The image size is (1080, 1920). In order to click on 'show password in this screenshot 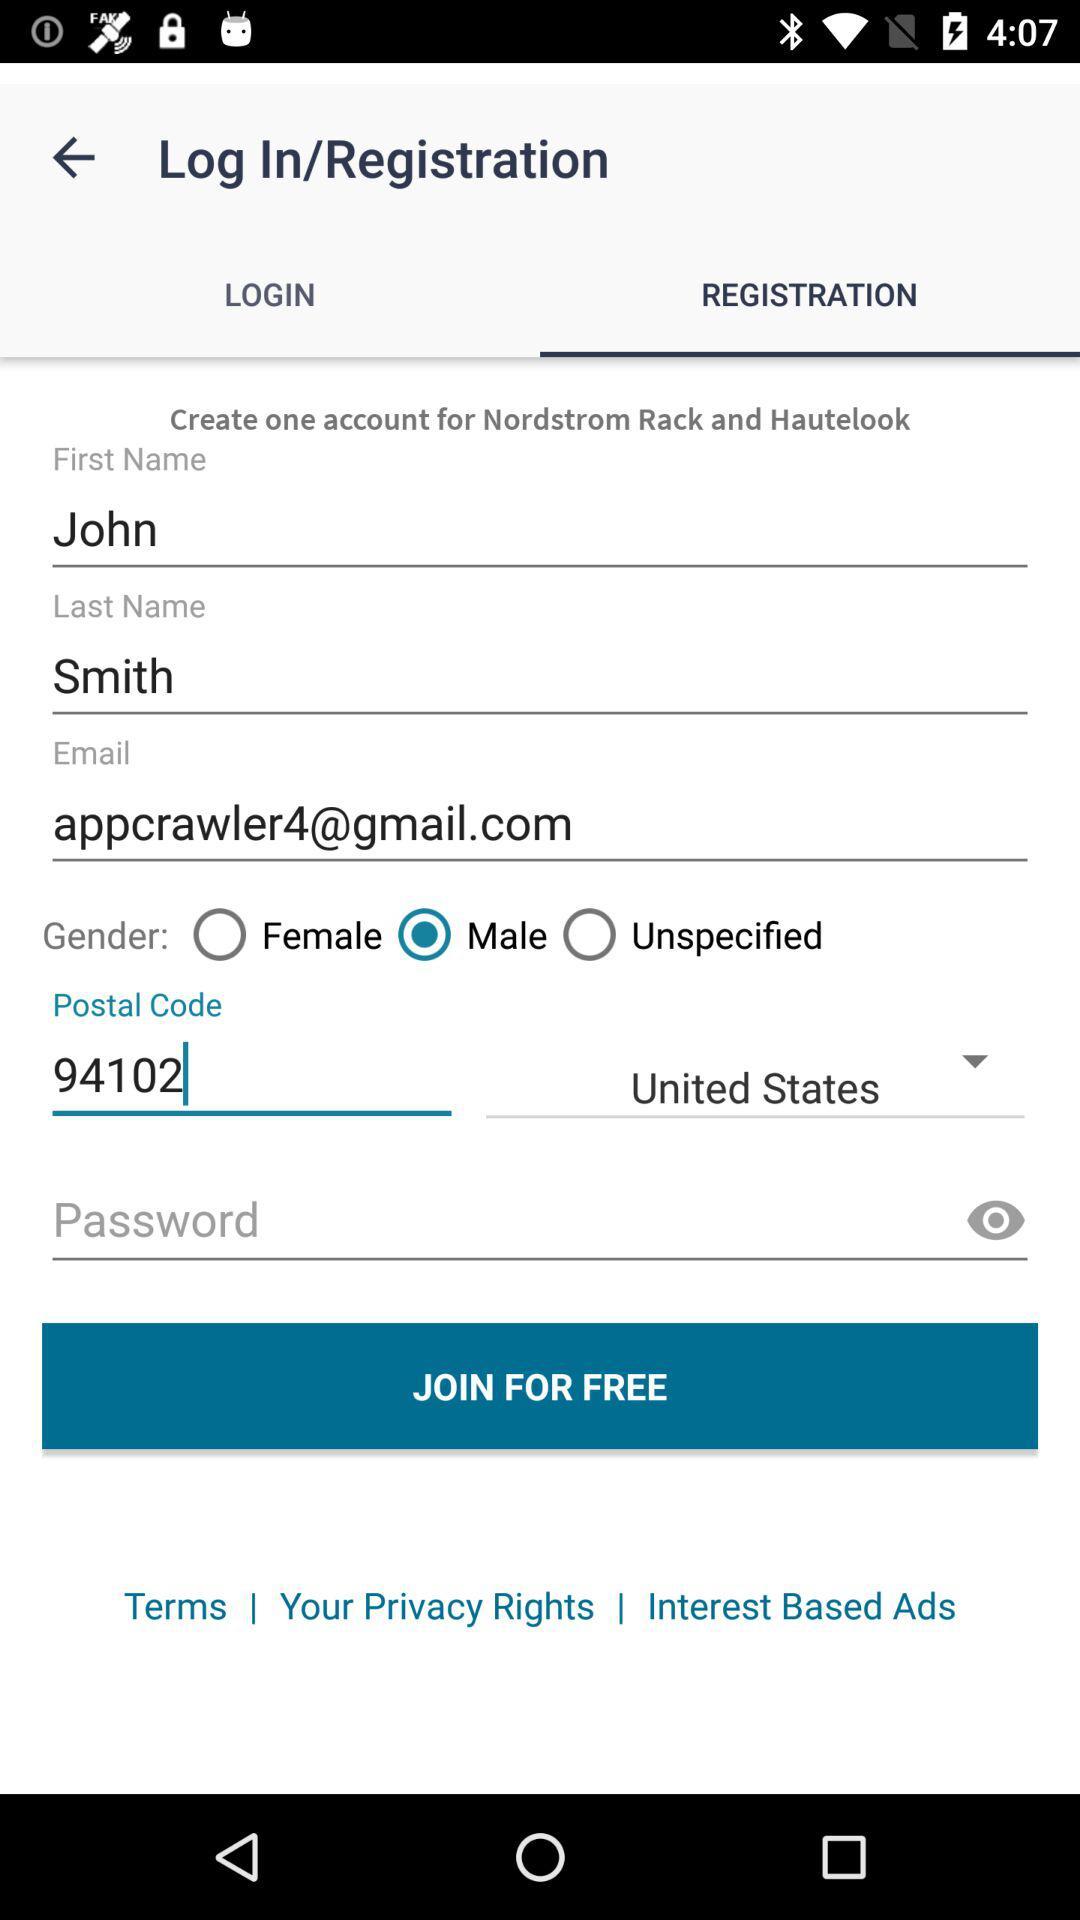, I will do `click(995, 1220)`.